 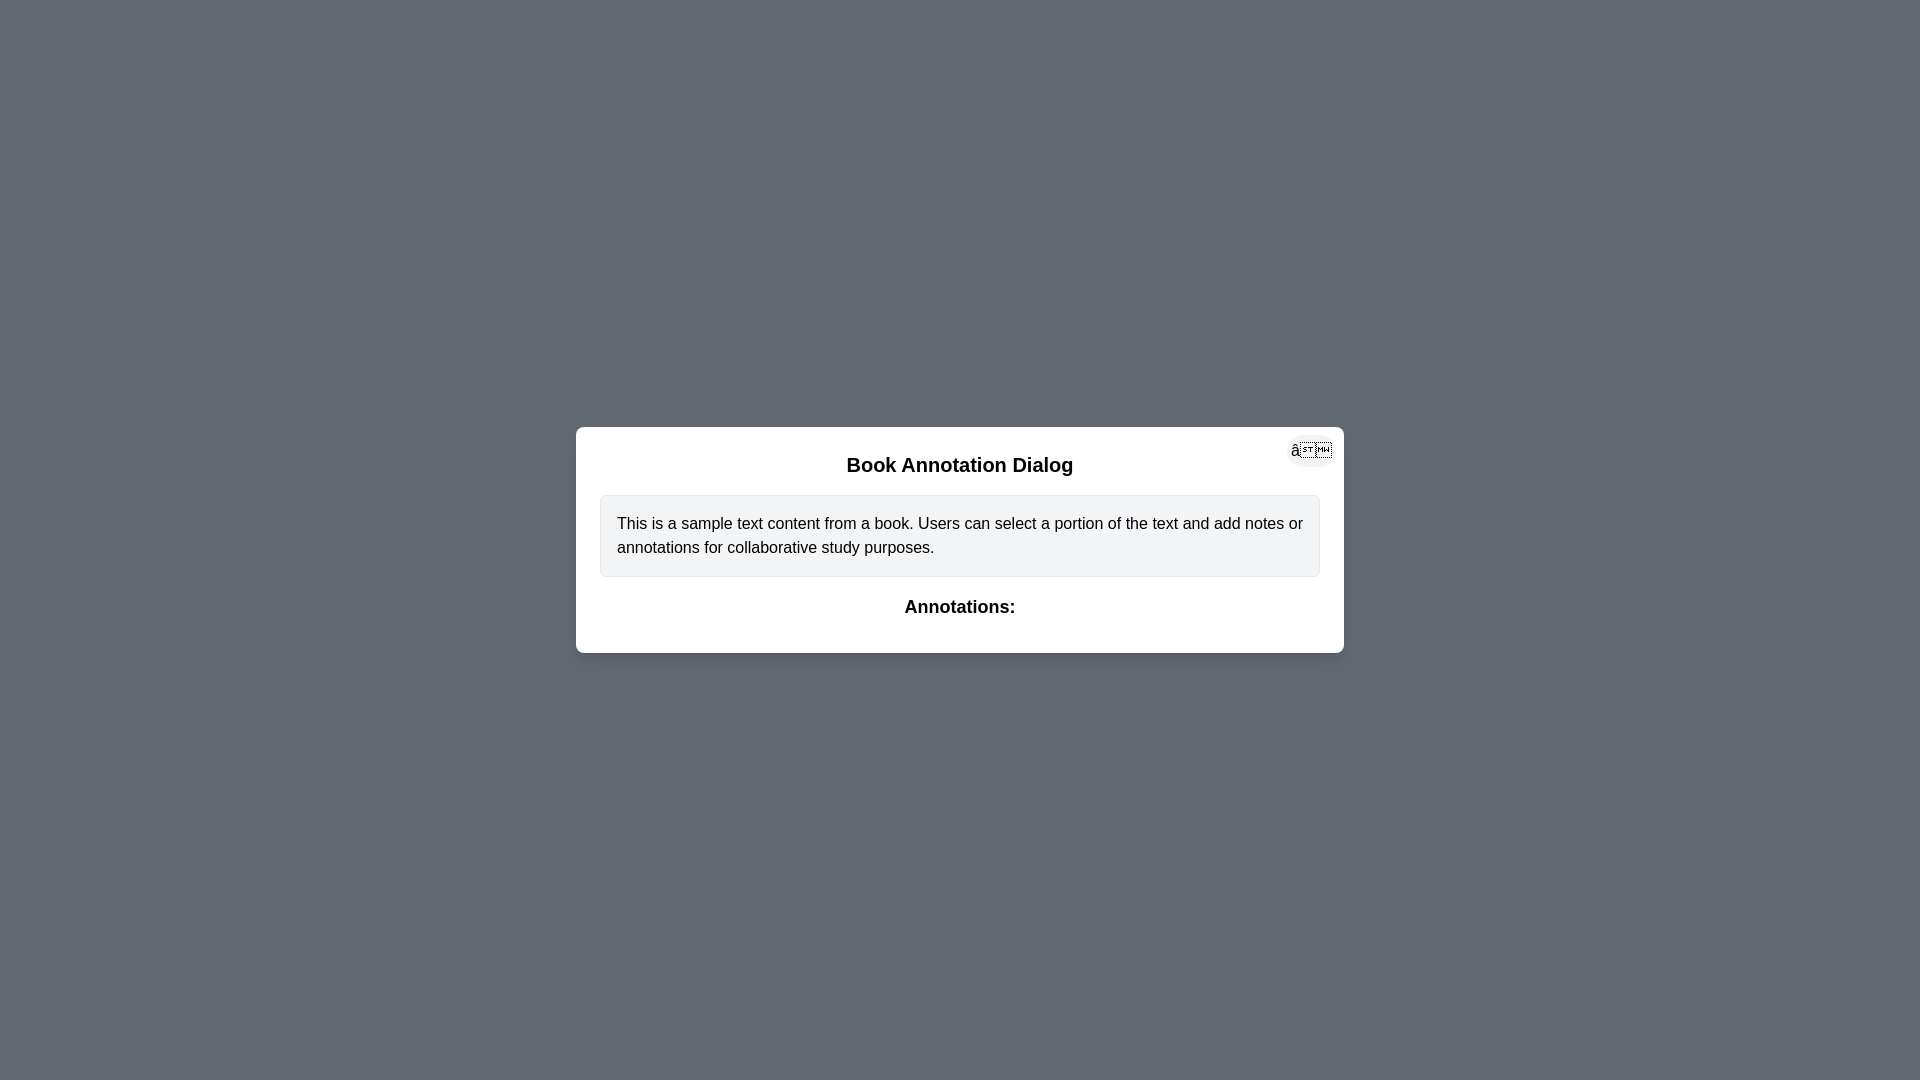 What do you see at coordinates (1310, 451) in the screenshot?
I see `close button to close the dialog` at bounding box center [1310, 451].